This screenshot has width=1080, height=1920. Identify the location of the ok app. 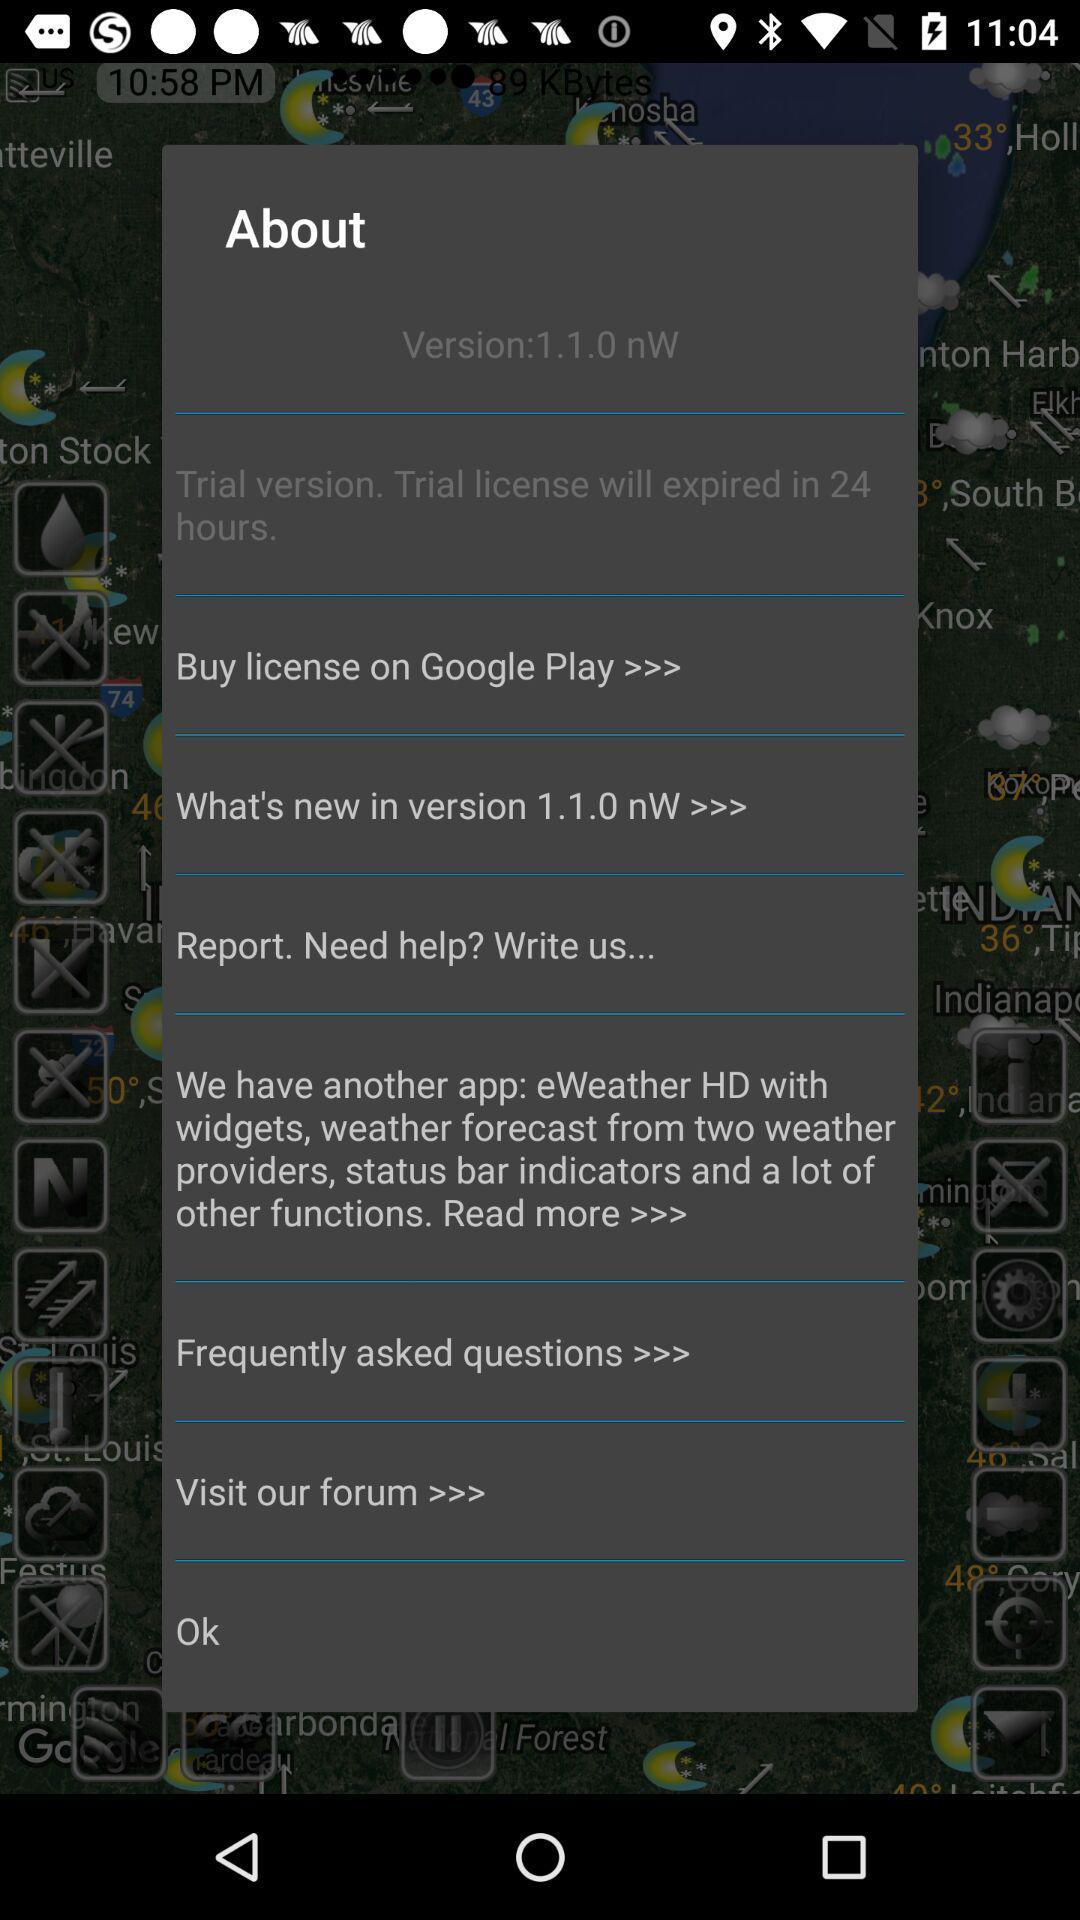
(540, 1630).